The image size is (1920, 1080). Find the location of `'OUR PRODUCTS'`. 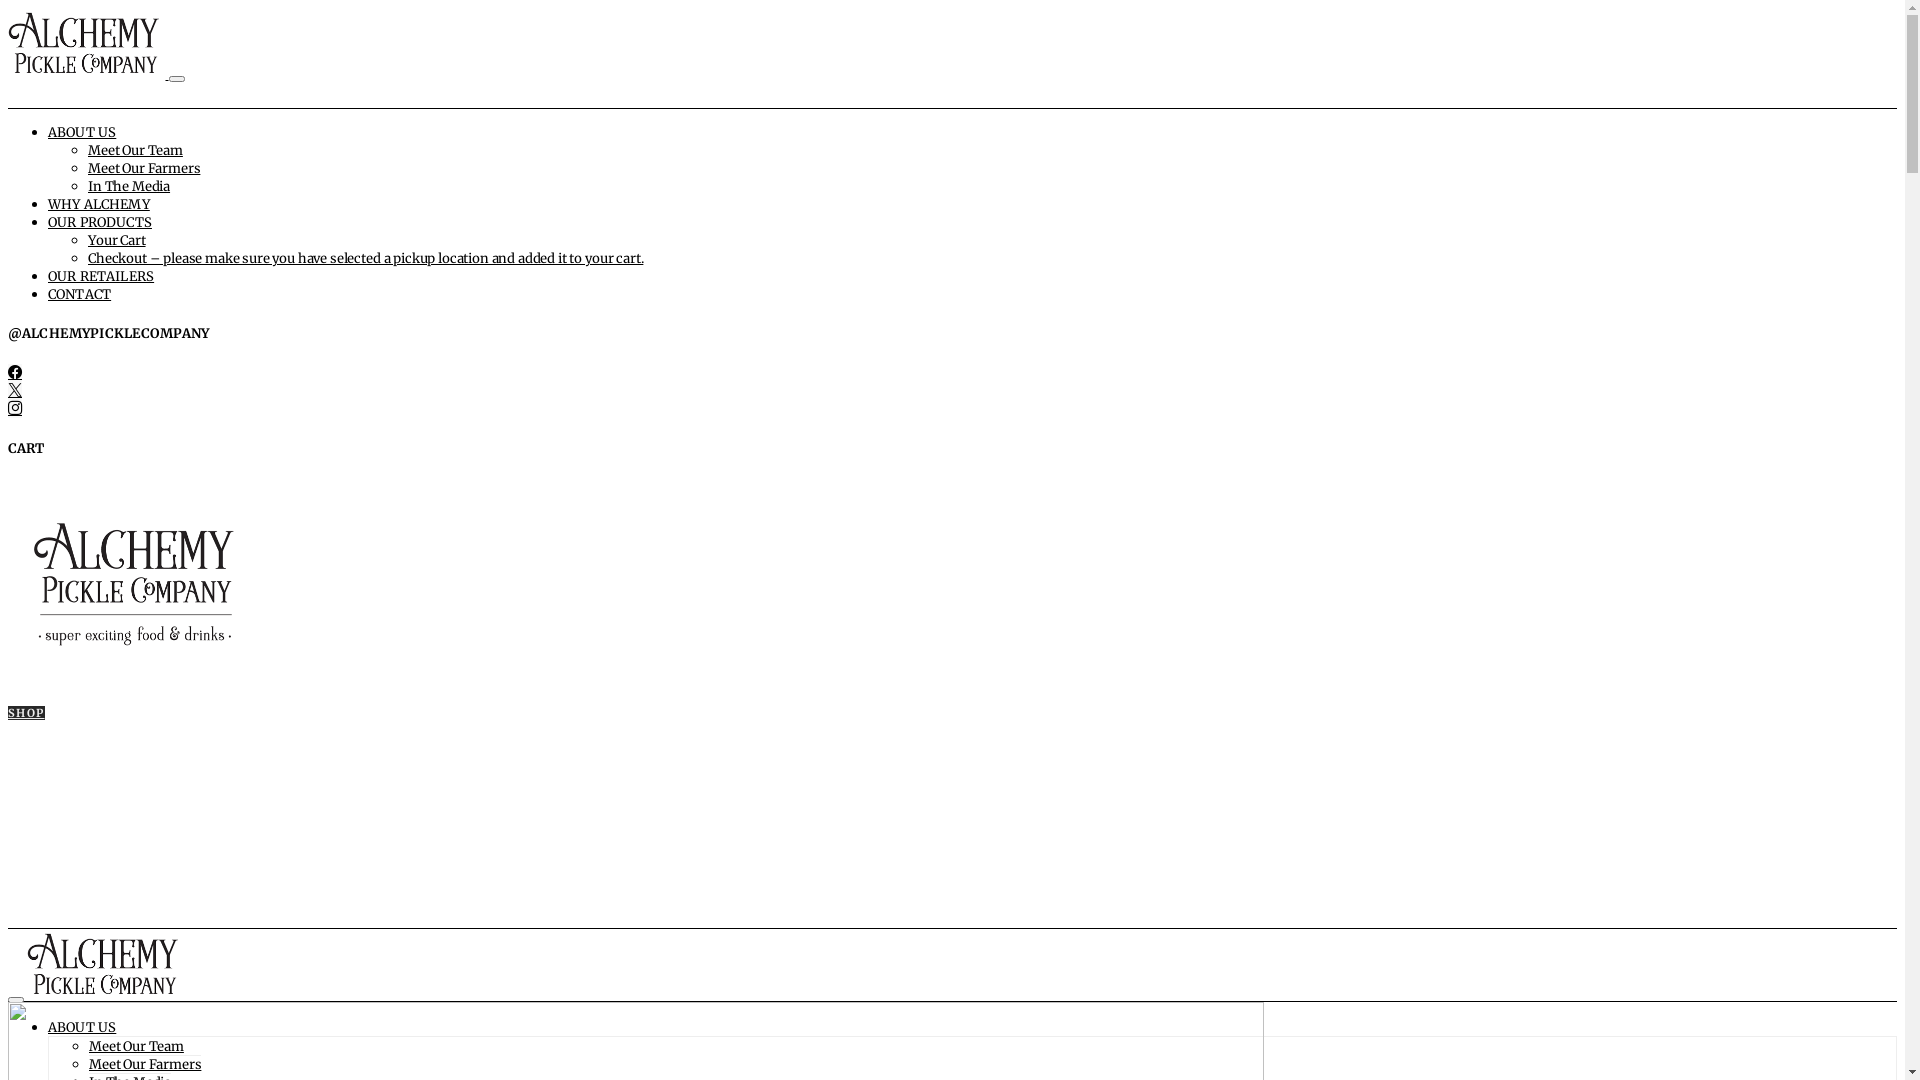

'OUR PRODUCTS' is located at coordinates (99, 222).